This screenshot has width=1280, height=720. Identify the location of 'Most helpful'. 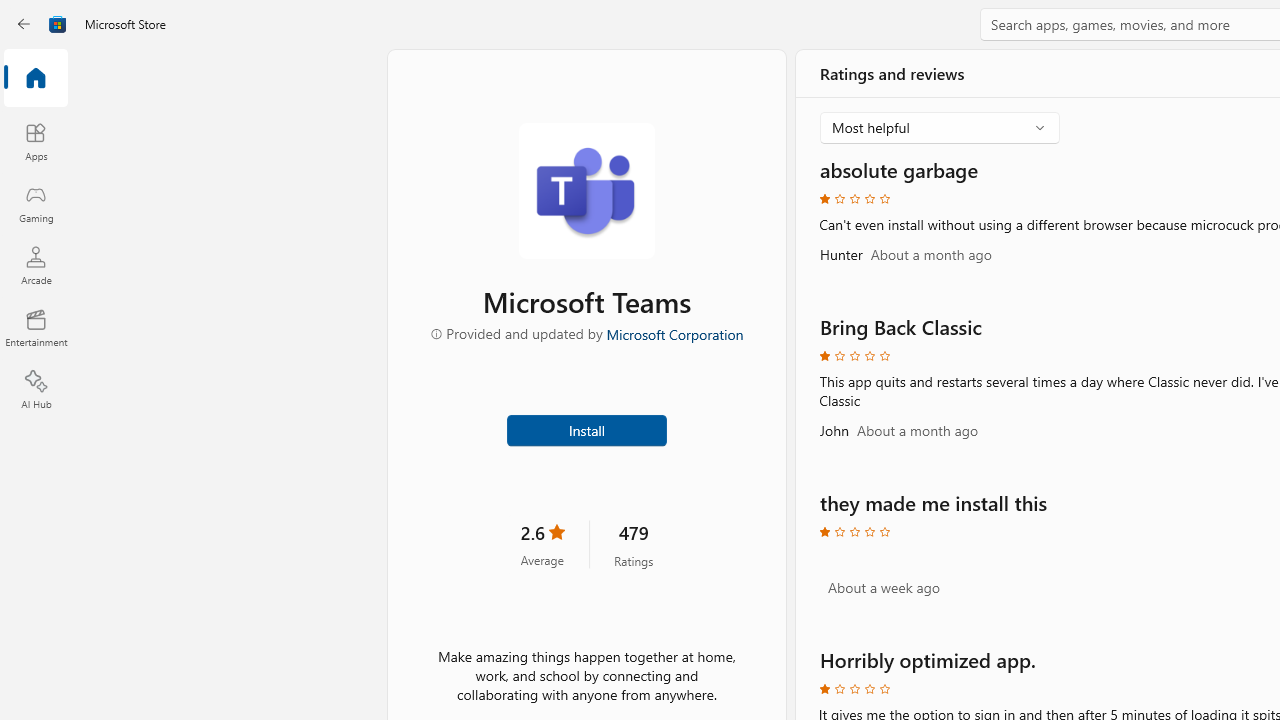
(925, 125).